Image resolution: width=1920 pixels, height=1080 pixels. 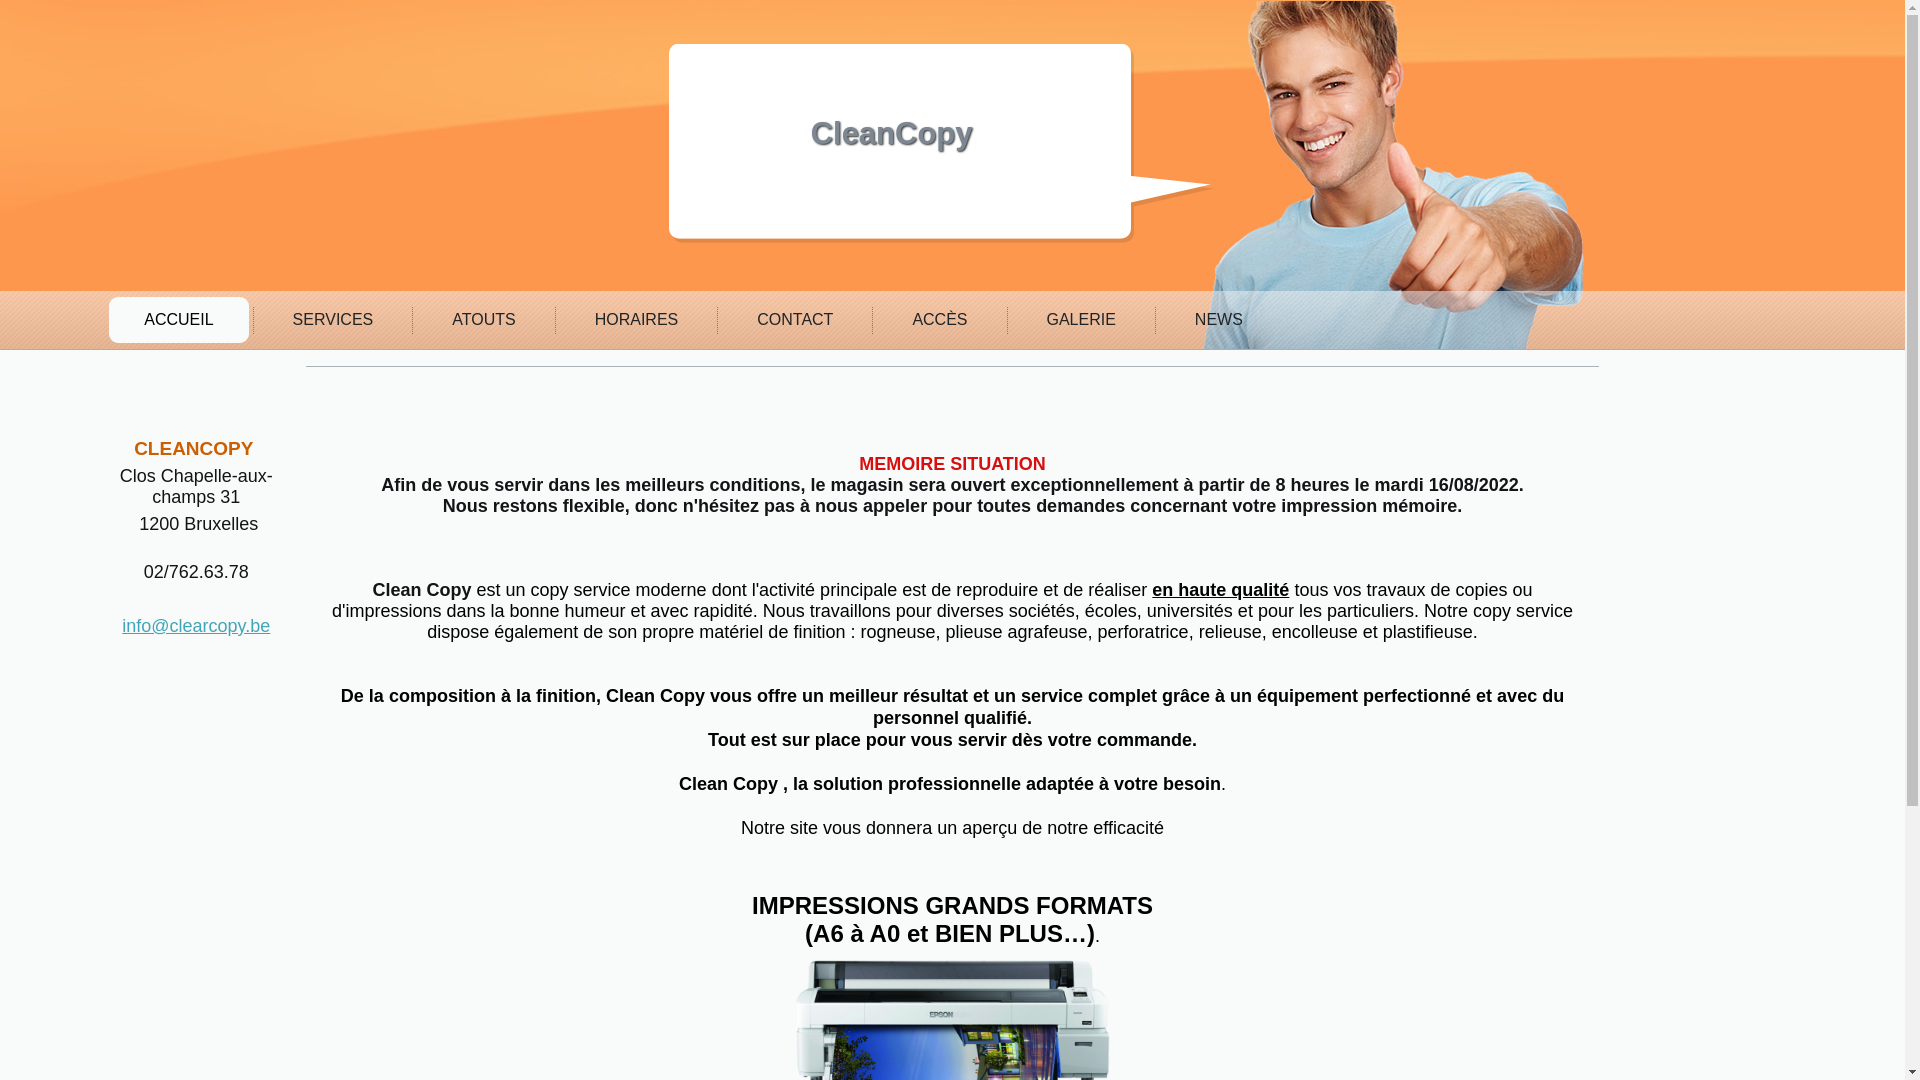 What do you see at coordinates (794, 319) in the screenshot?
I see `'CONTACT'` at bounding box center [794, 319].